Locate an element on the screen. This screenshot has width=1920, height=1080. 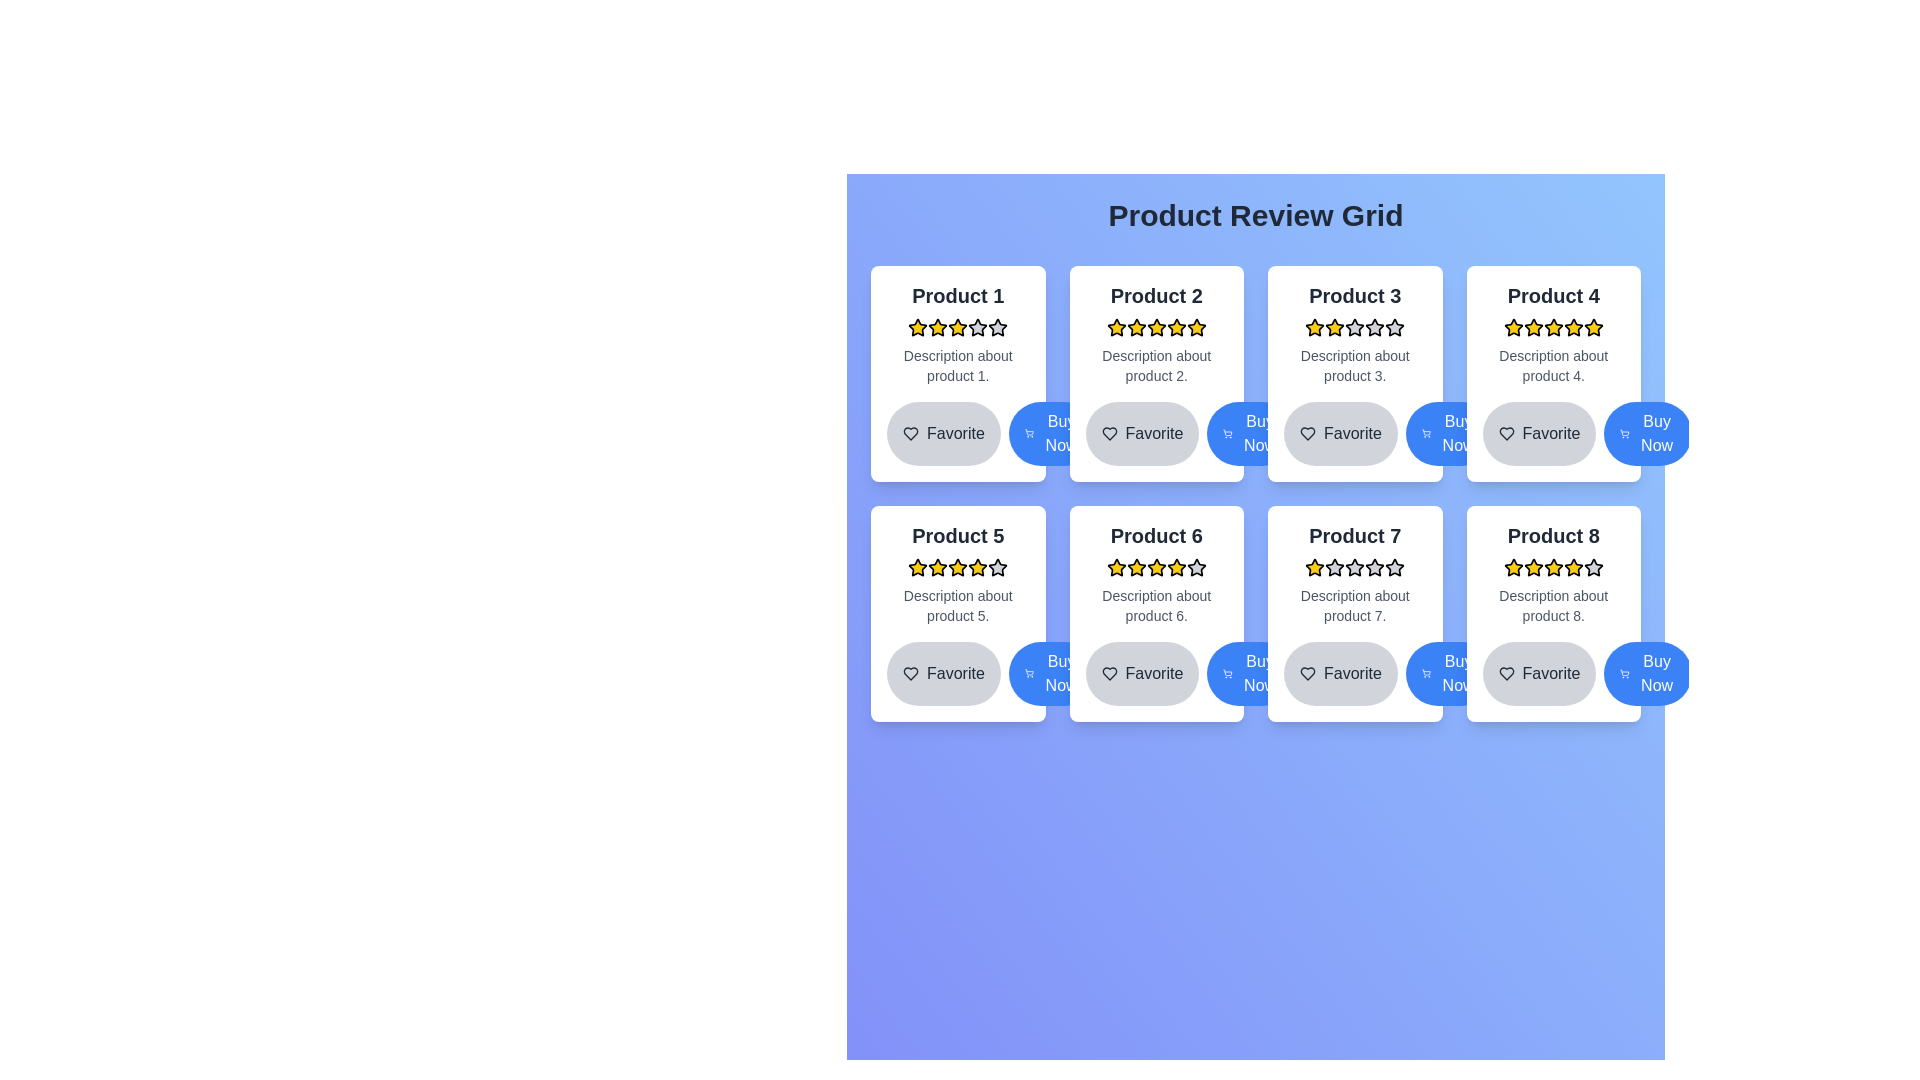
the fifth star icon in the rating sequence for 'Product 7' is located at coordinates (1394, 567).